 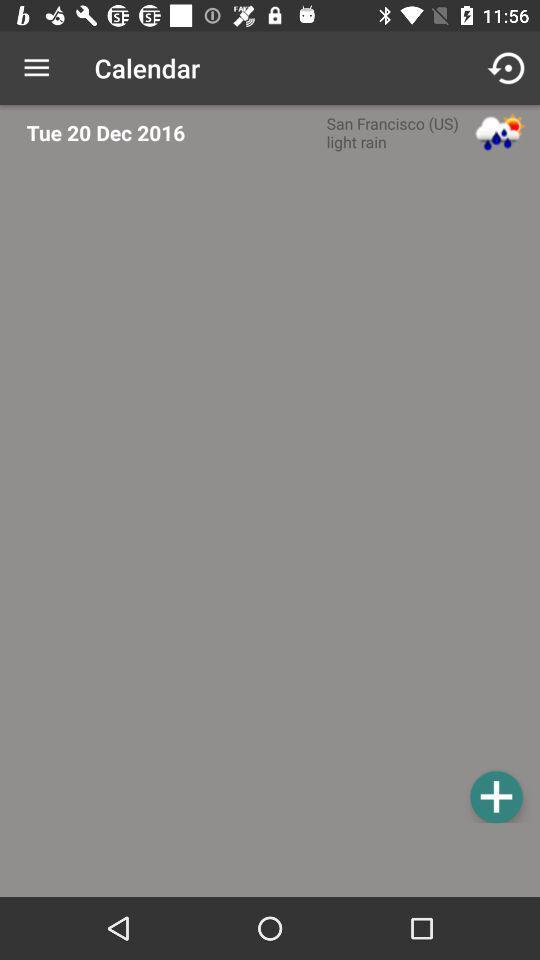 I want to click on zoom in, so click(x=495, y=796).